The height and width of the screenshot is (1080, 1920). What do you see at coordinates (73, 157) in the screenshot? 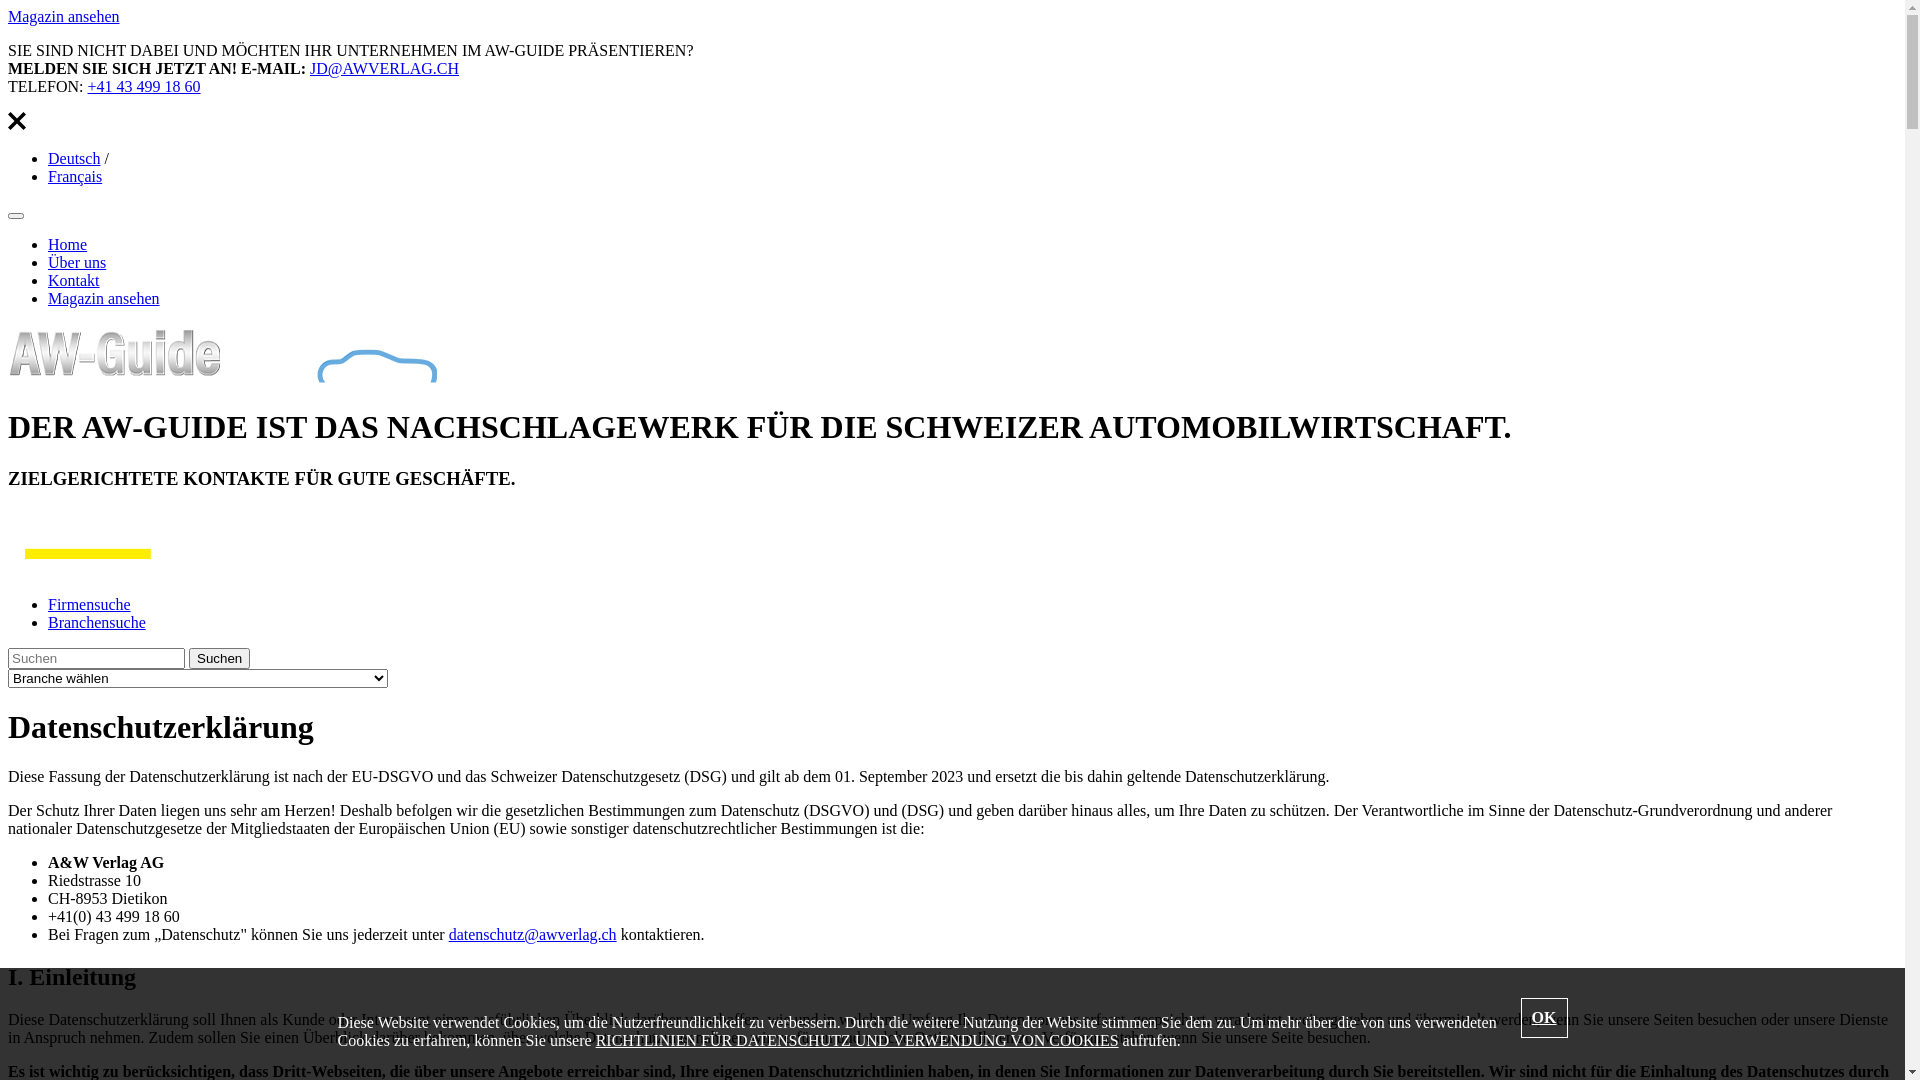
I see `'Deutsch'` at bounding box center [73, 157].